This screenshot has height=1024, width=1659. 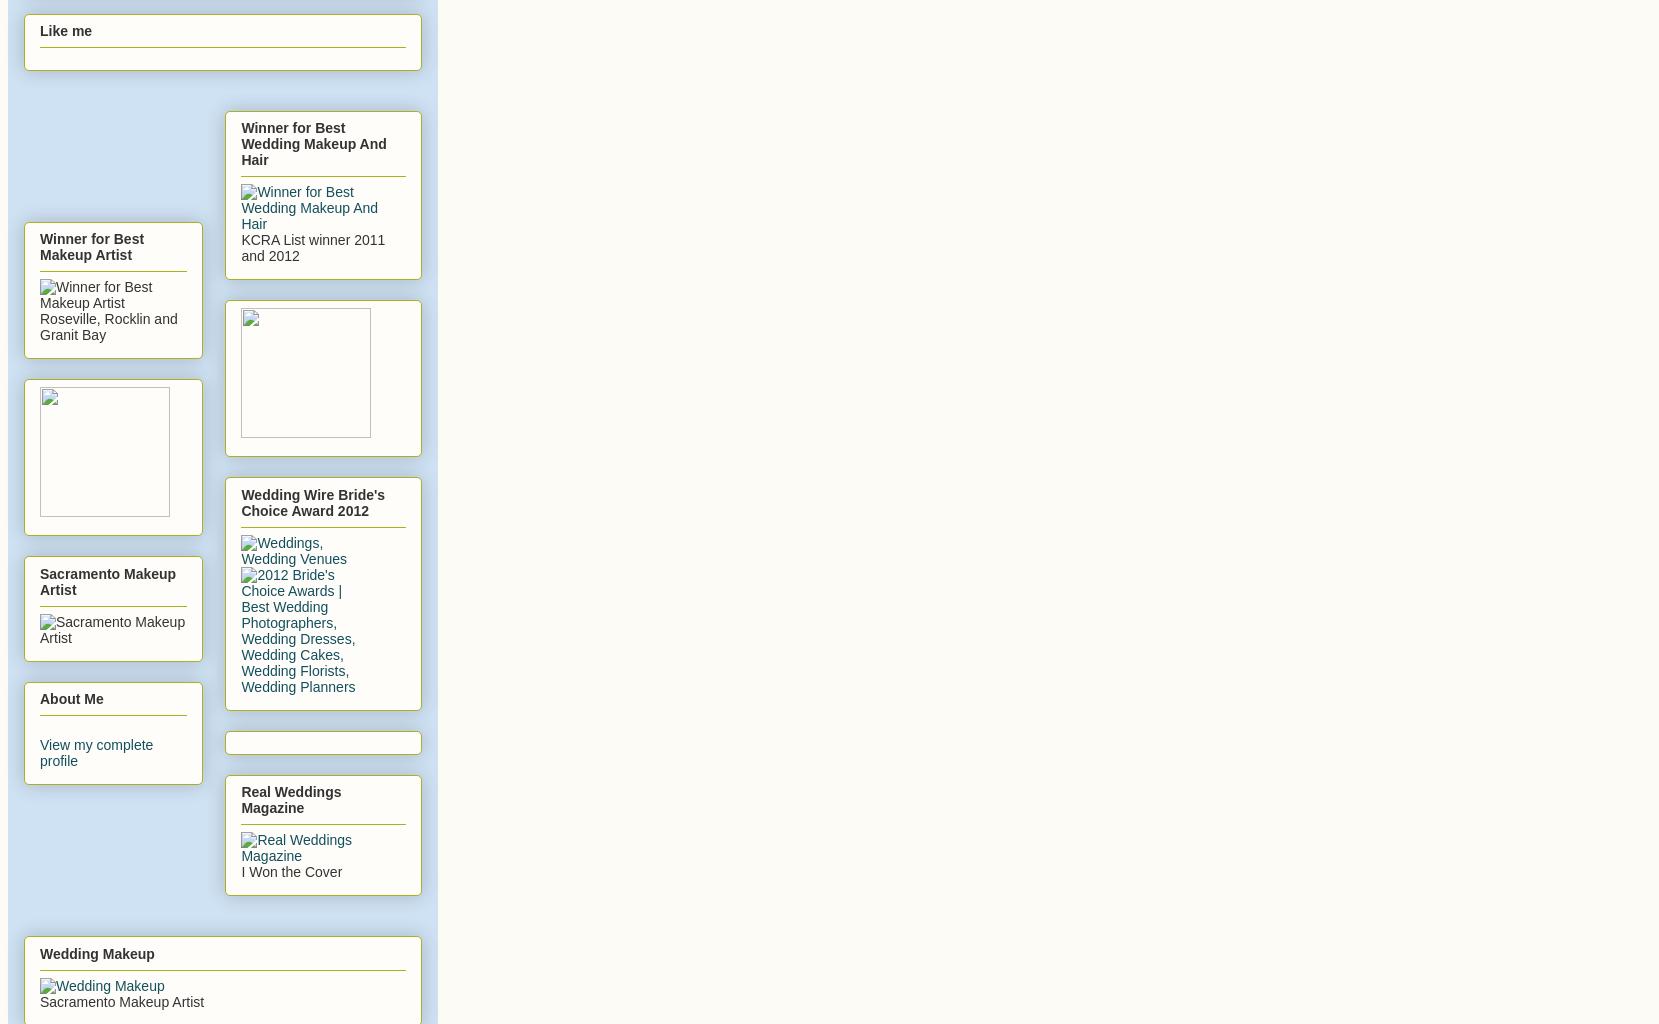 What do you see at coordinates (240, 142) in the screenshot?
I see `'Winner for Best Wedding Makeup And Hair'` at bounding box center [240, 142].